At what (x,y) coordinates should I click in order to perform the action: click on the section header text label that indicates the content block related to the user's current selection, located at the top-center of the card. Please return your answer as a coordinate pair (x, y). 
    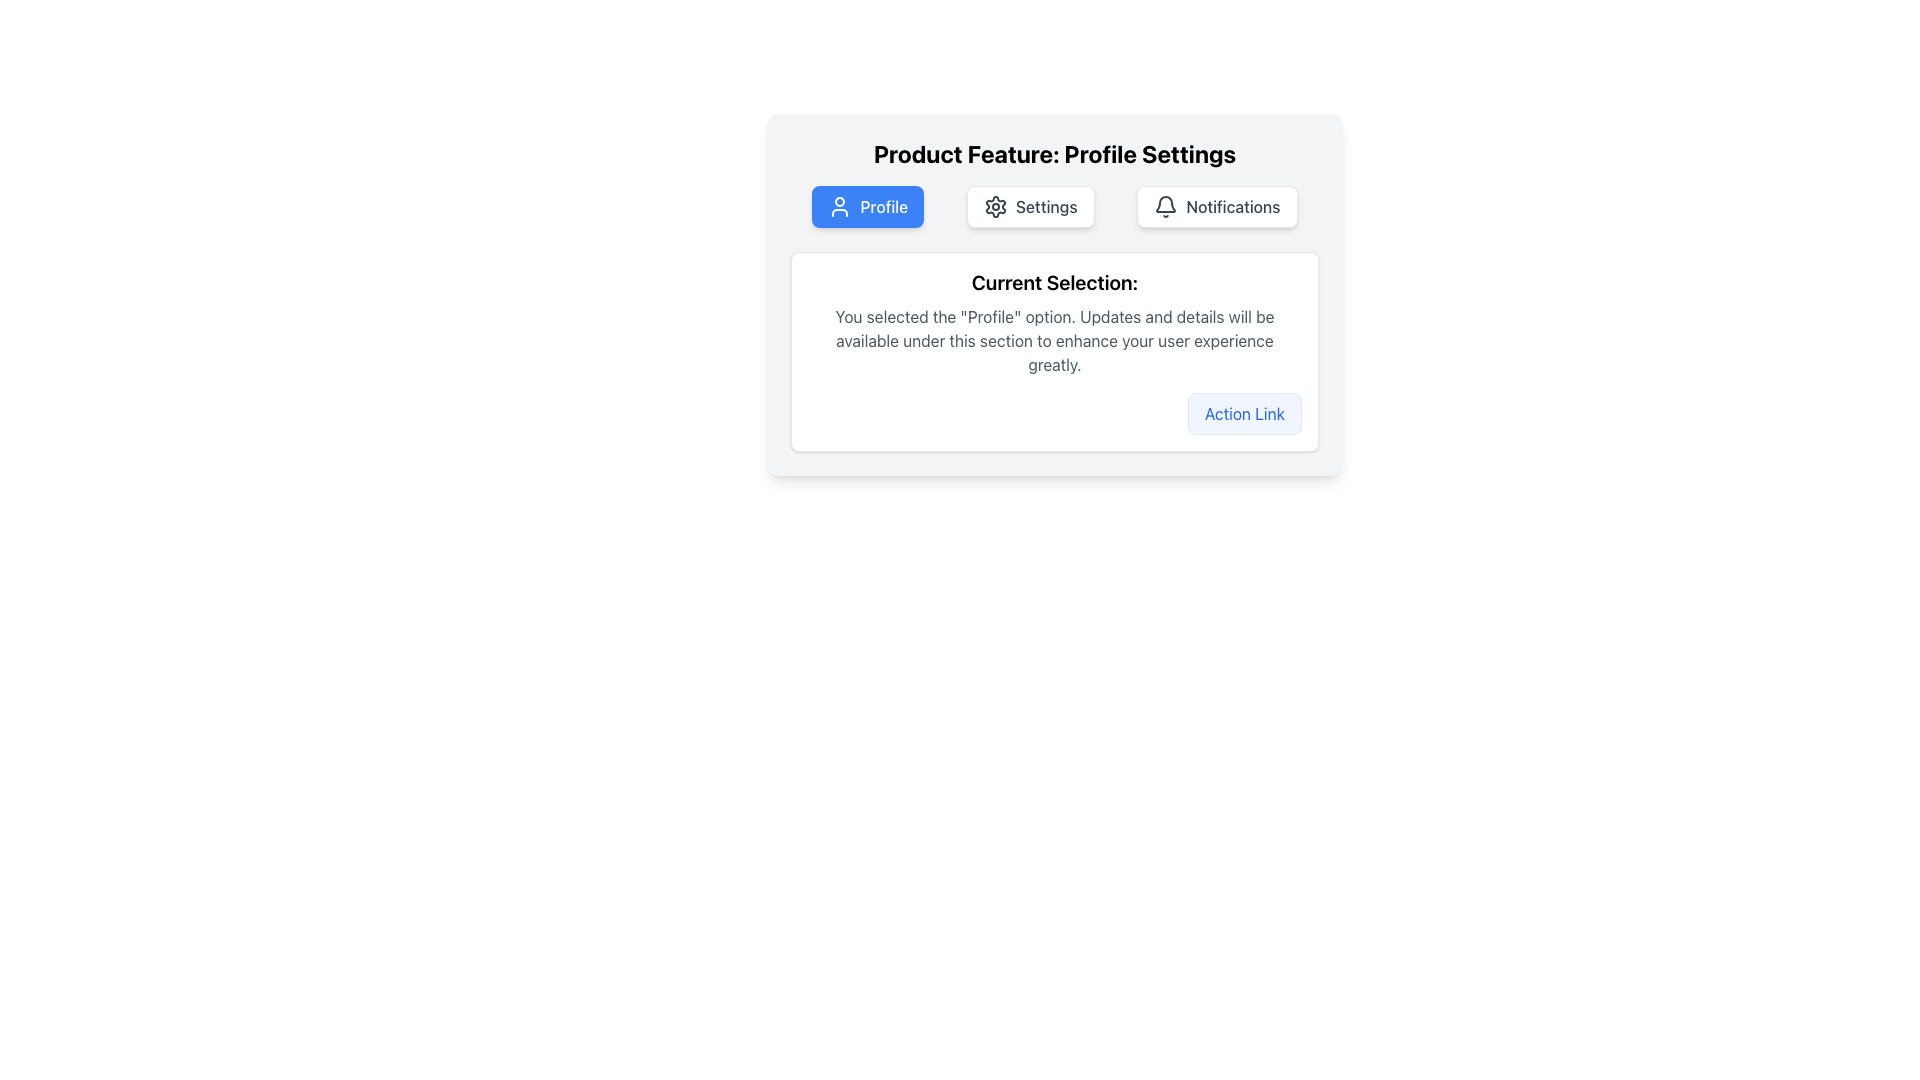
    Looking at the image, I should click on (1054, 282).